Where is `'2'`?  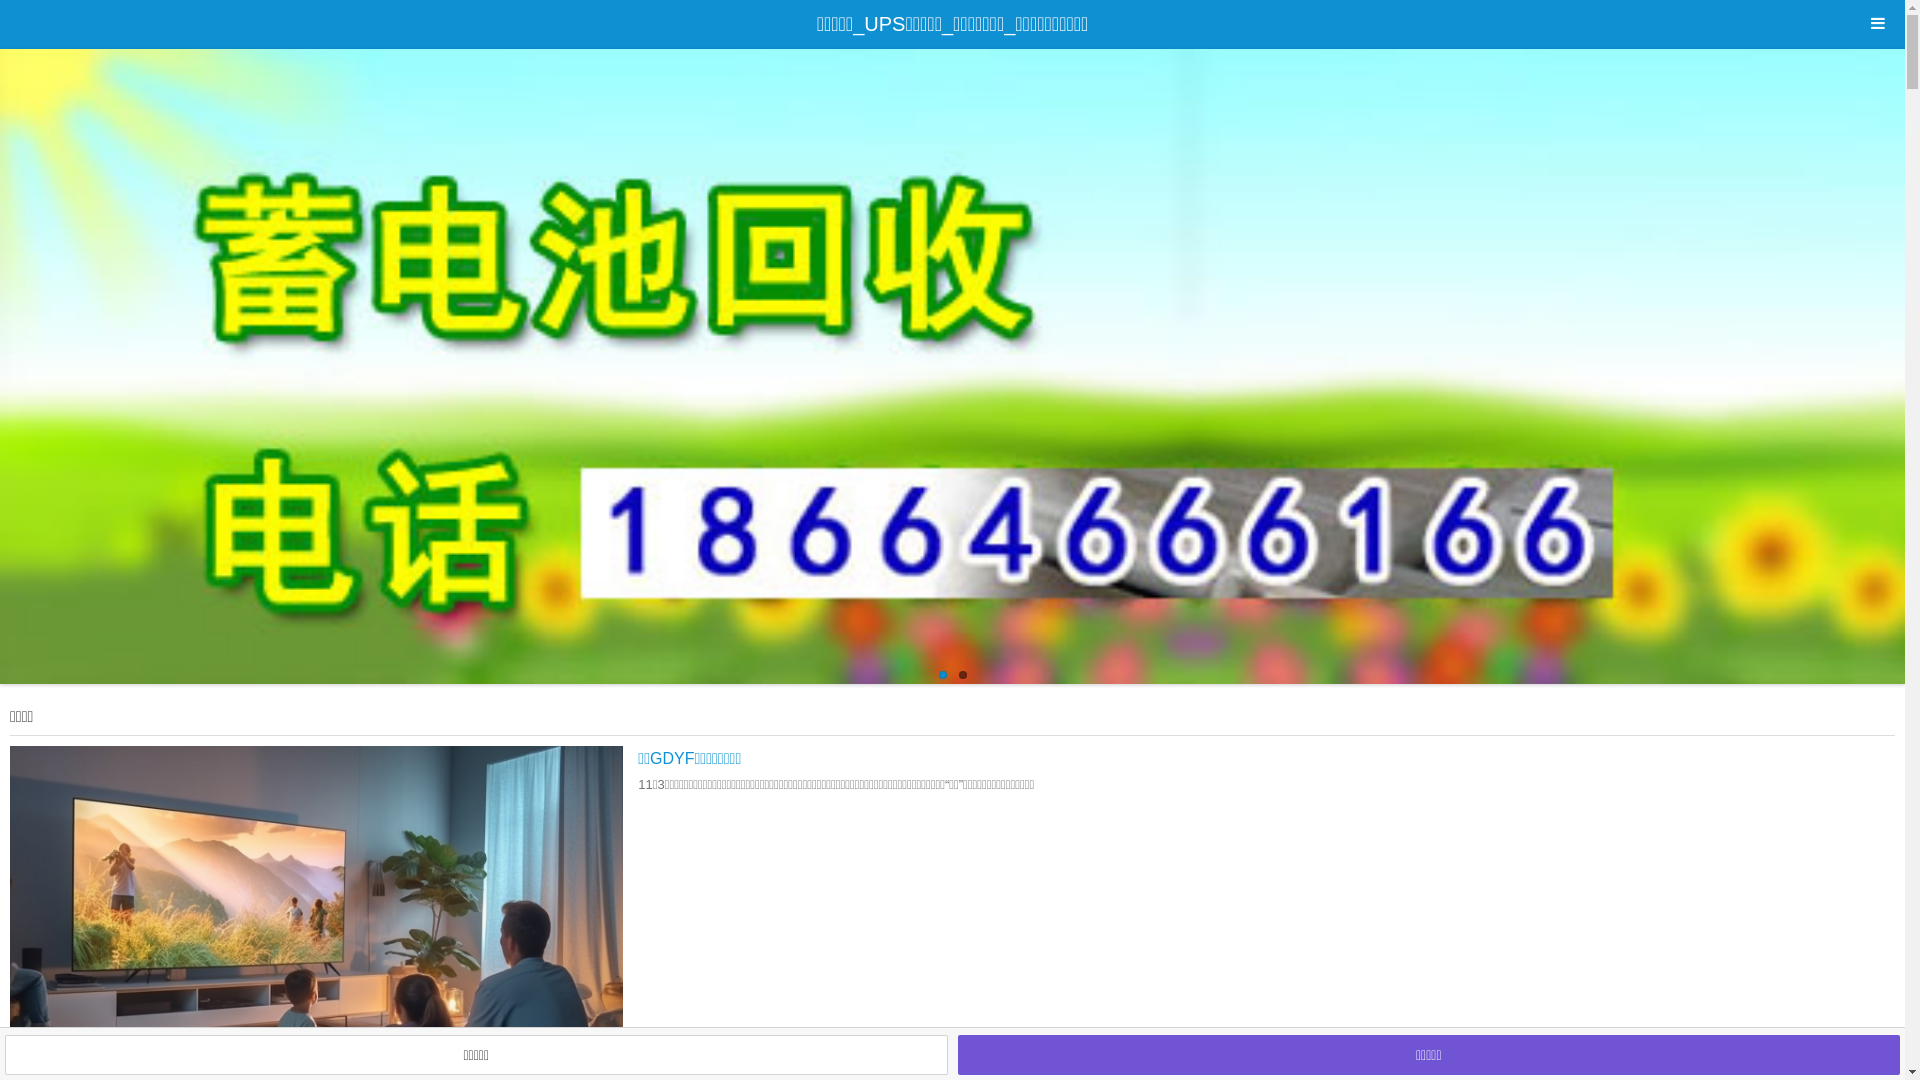
'2' is located at coordinates (961, 675).